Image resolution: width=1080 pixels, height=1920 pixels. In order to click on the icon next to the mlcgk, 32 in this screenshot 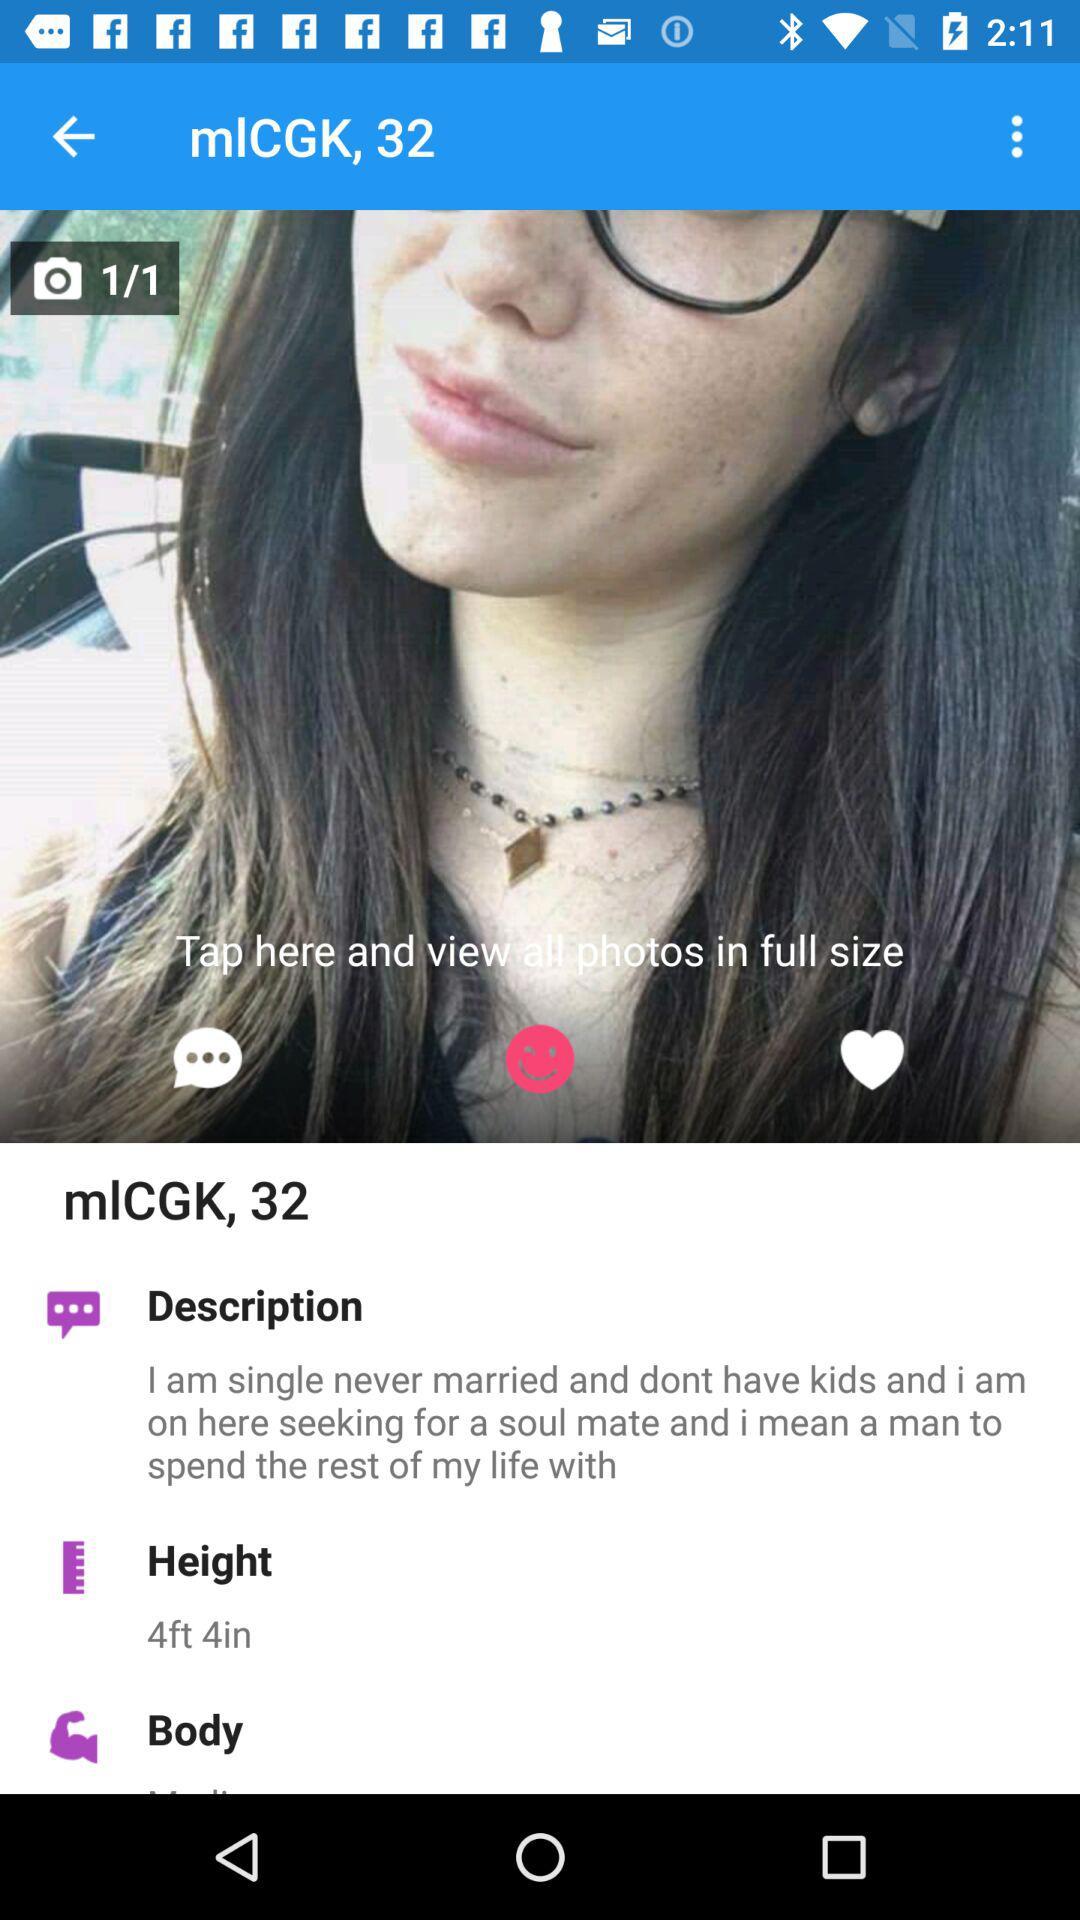, I will do `click(72, 135)`.